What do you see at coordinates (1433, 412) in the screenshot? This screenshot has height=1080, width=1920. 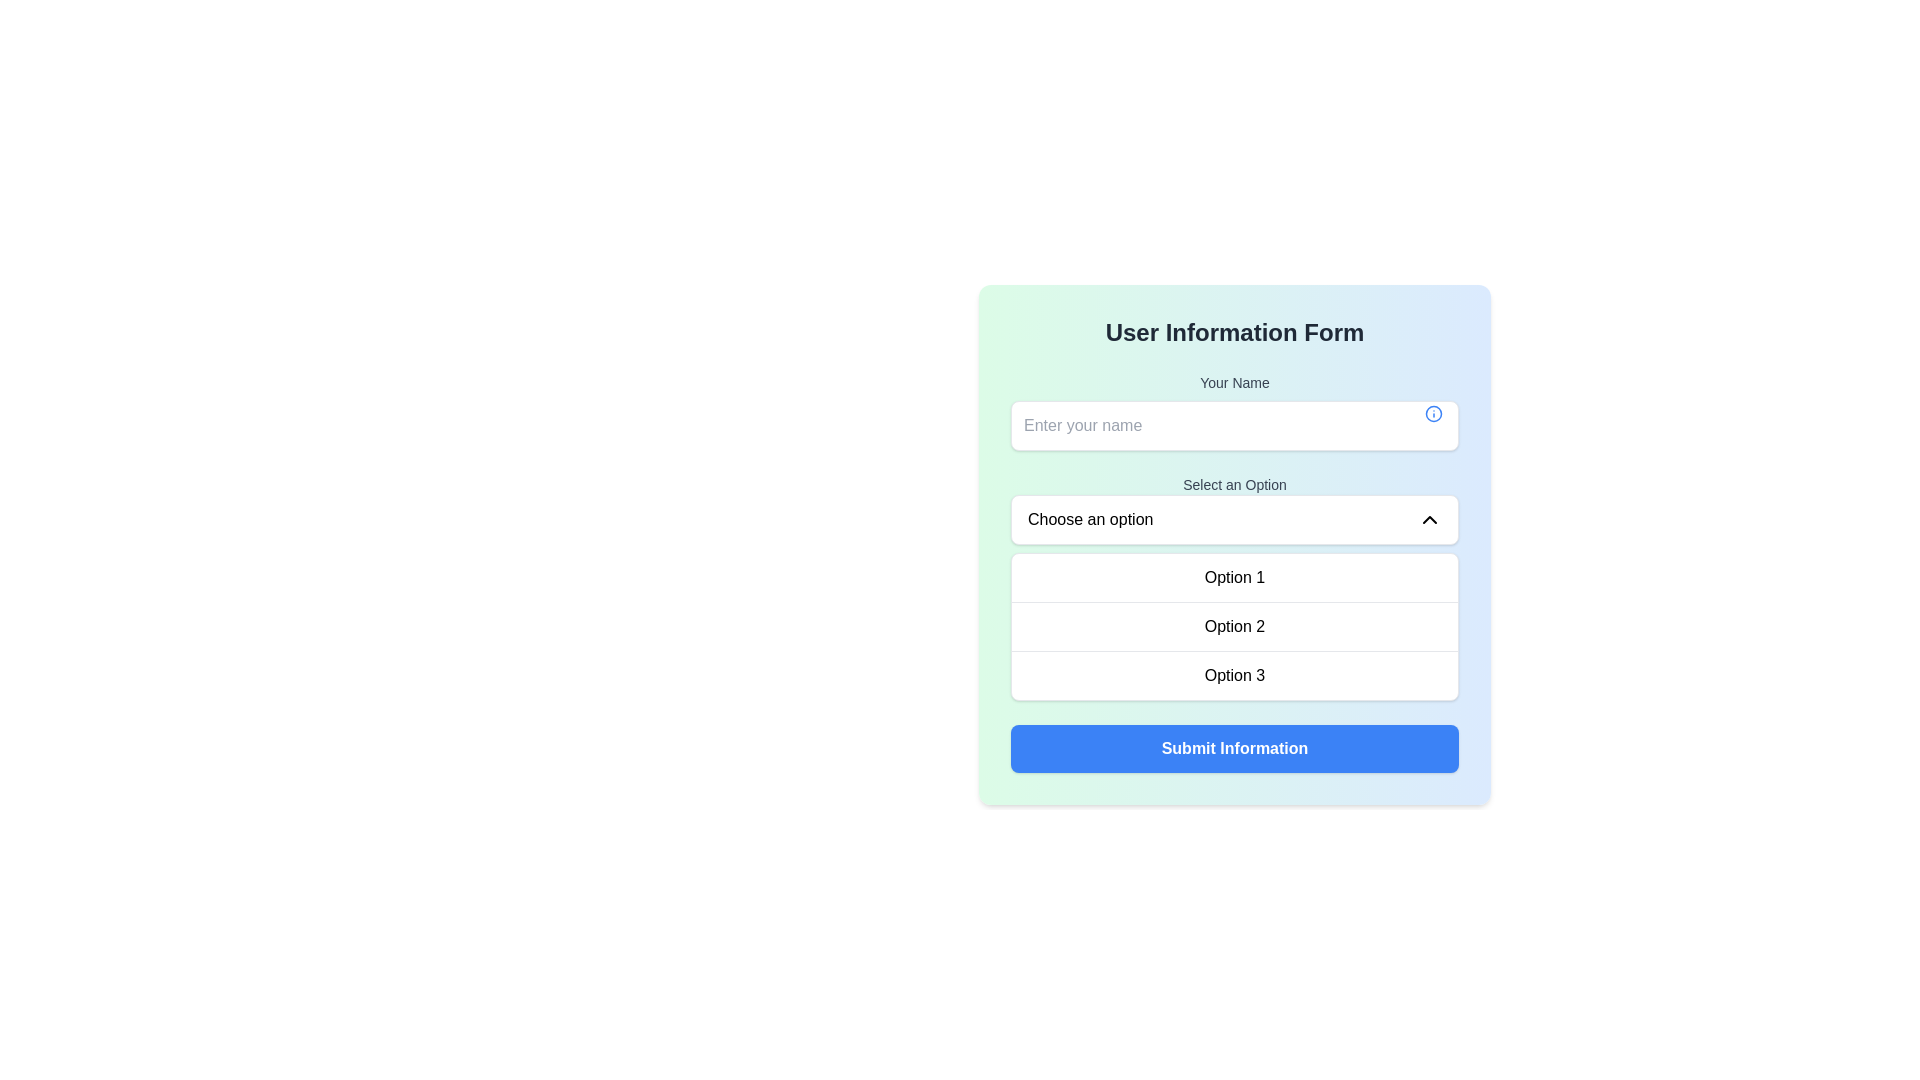 I see `the information icon located in the top-right corner of the 'Your Name' text input field` at bounding box center [1433, 412].